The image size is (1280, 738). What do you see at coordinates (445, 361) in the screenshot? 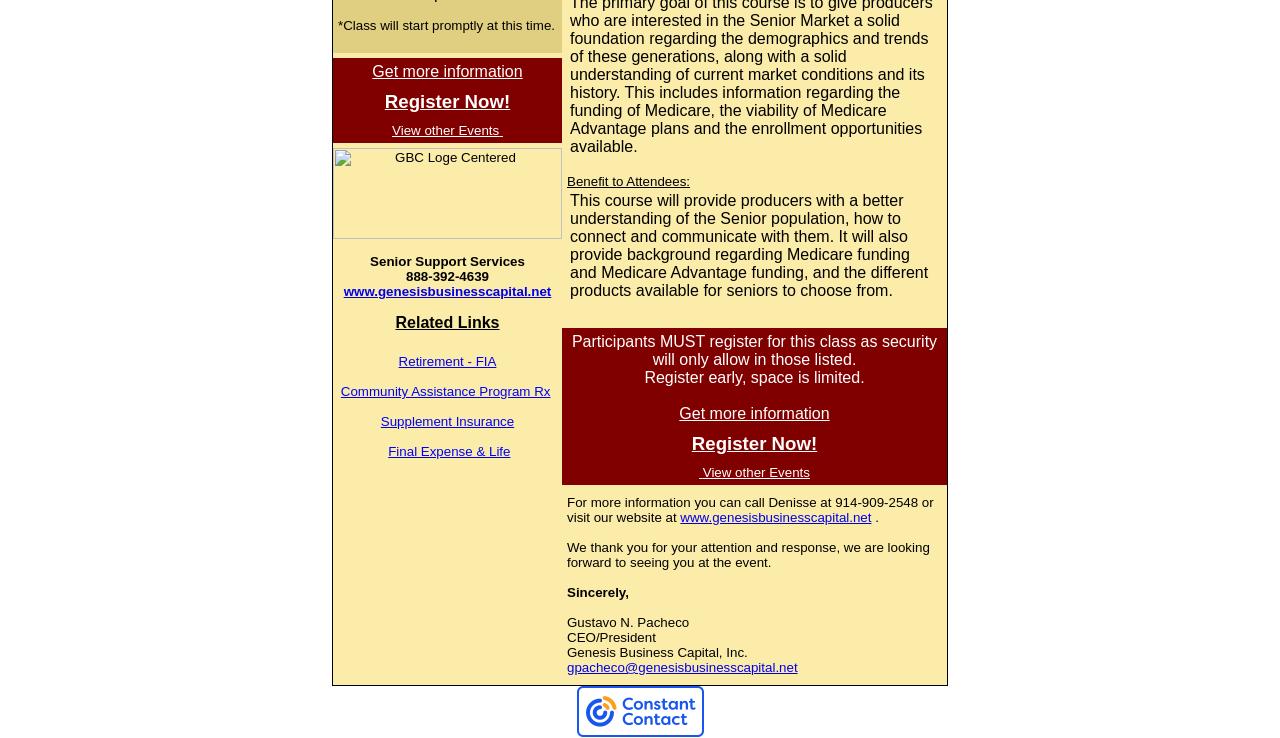
I see `'Retirement - FIA'` at bounding box center [445, 361].